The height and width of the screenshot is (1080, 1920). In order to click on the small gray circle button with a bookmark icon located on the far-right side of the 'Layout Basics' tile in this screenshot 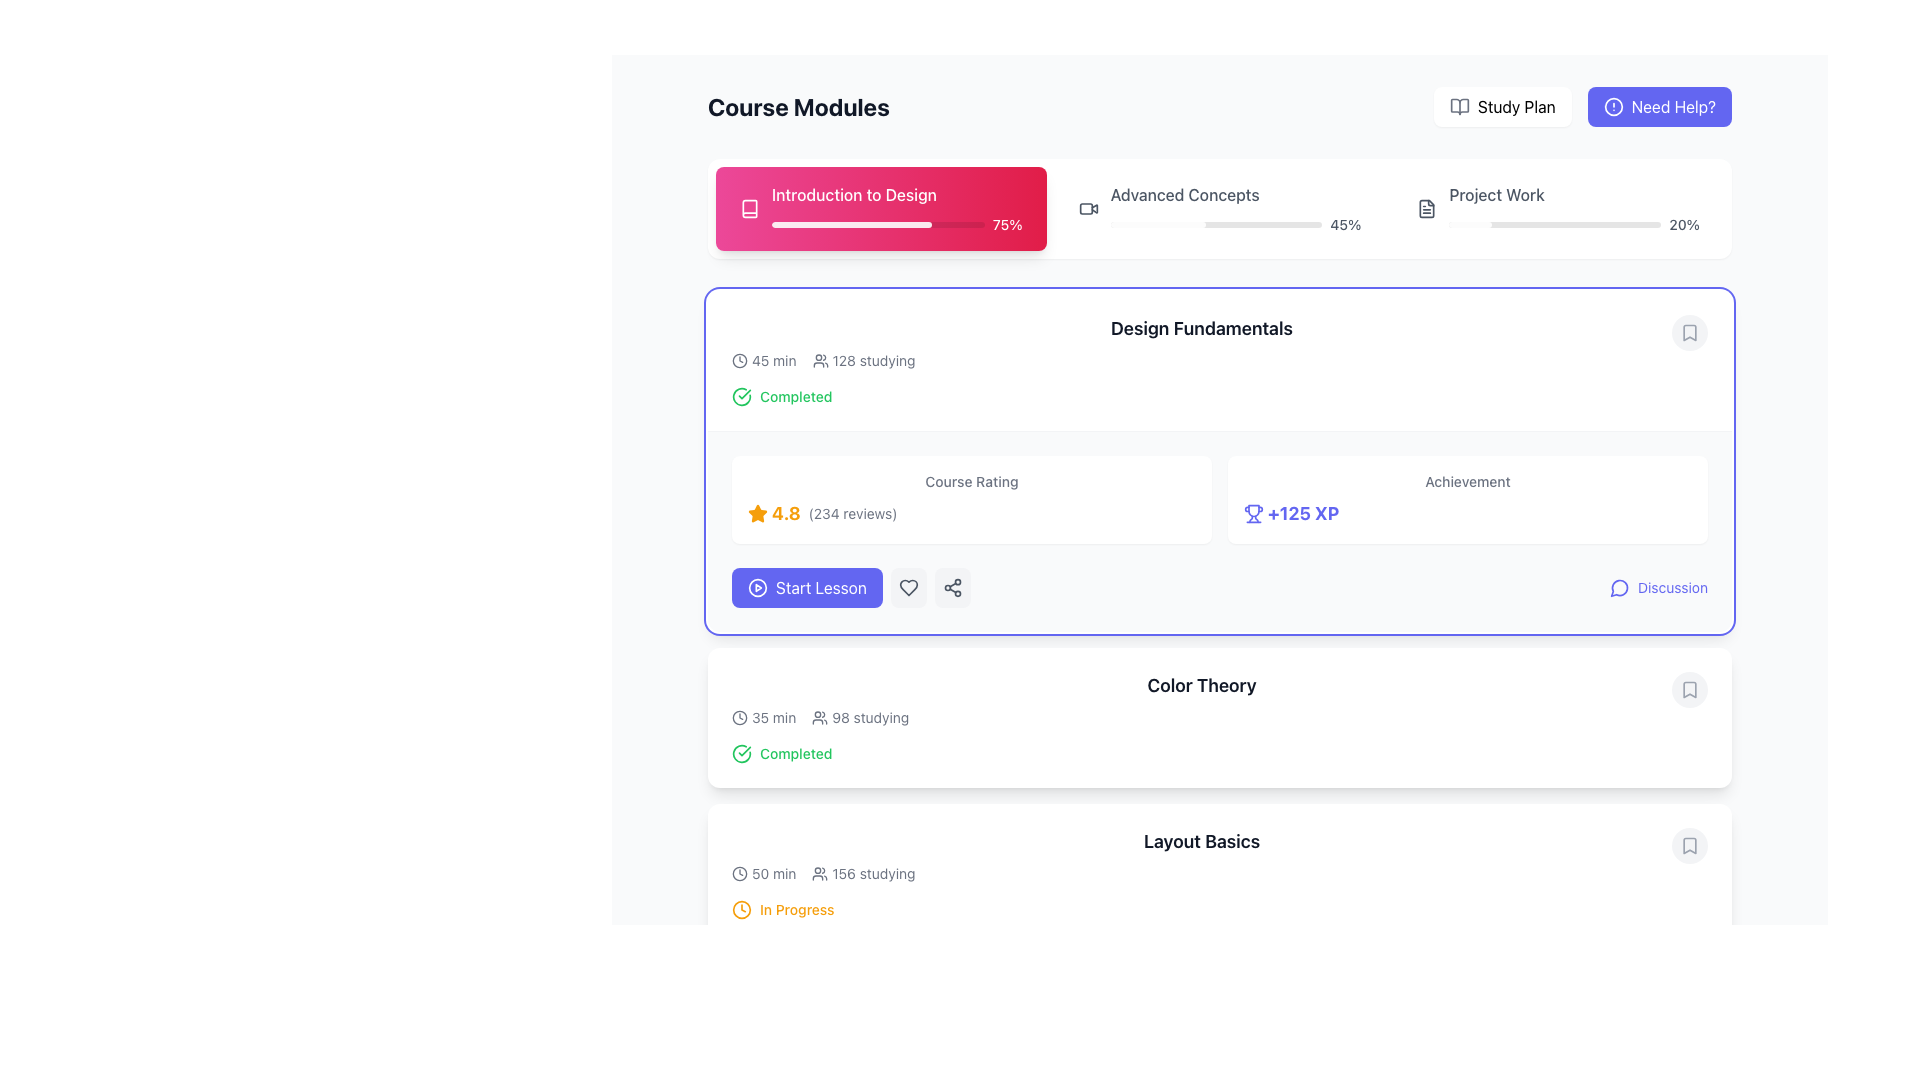, I will do `click(1688, 845)`.